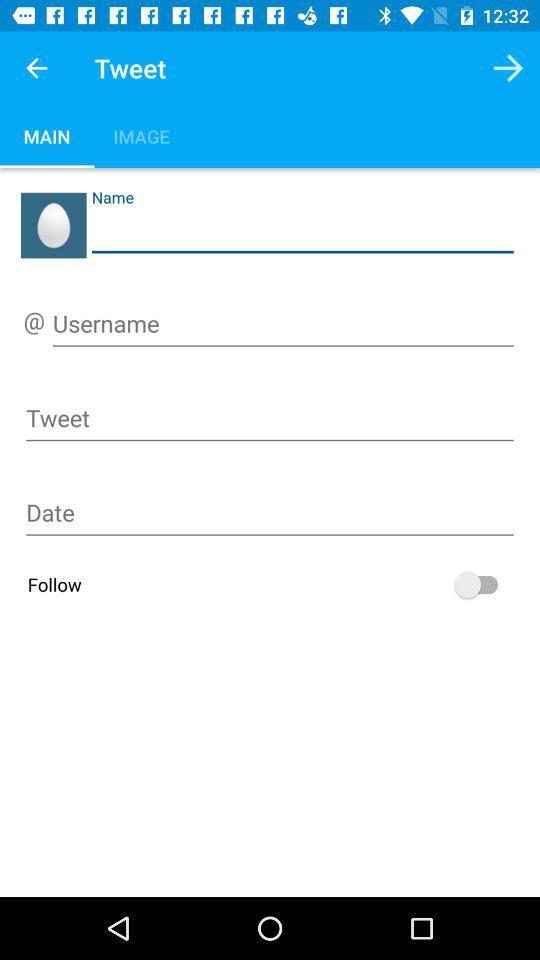 This screenshot has height=960, width=540. What do you see at coordinates (270, 421) in the screenshot?
I see `write your tweet` at bounding box center [270, 421].